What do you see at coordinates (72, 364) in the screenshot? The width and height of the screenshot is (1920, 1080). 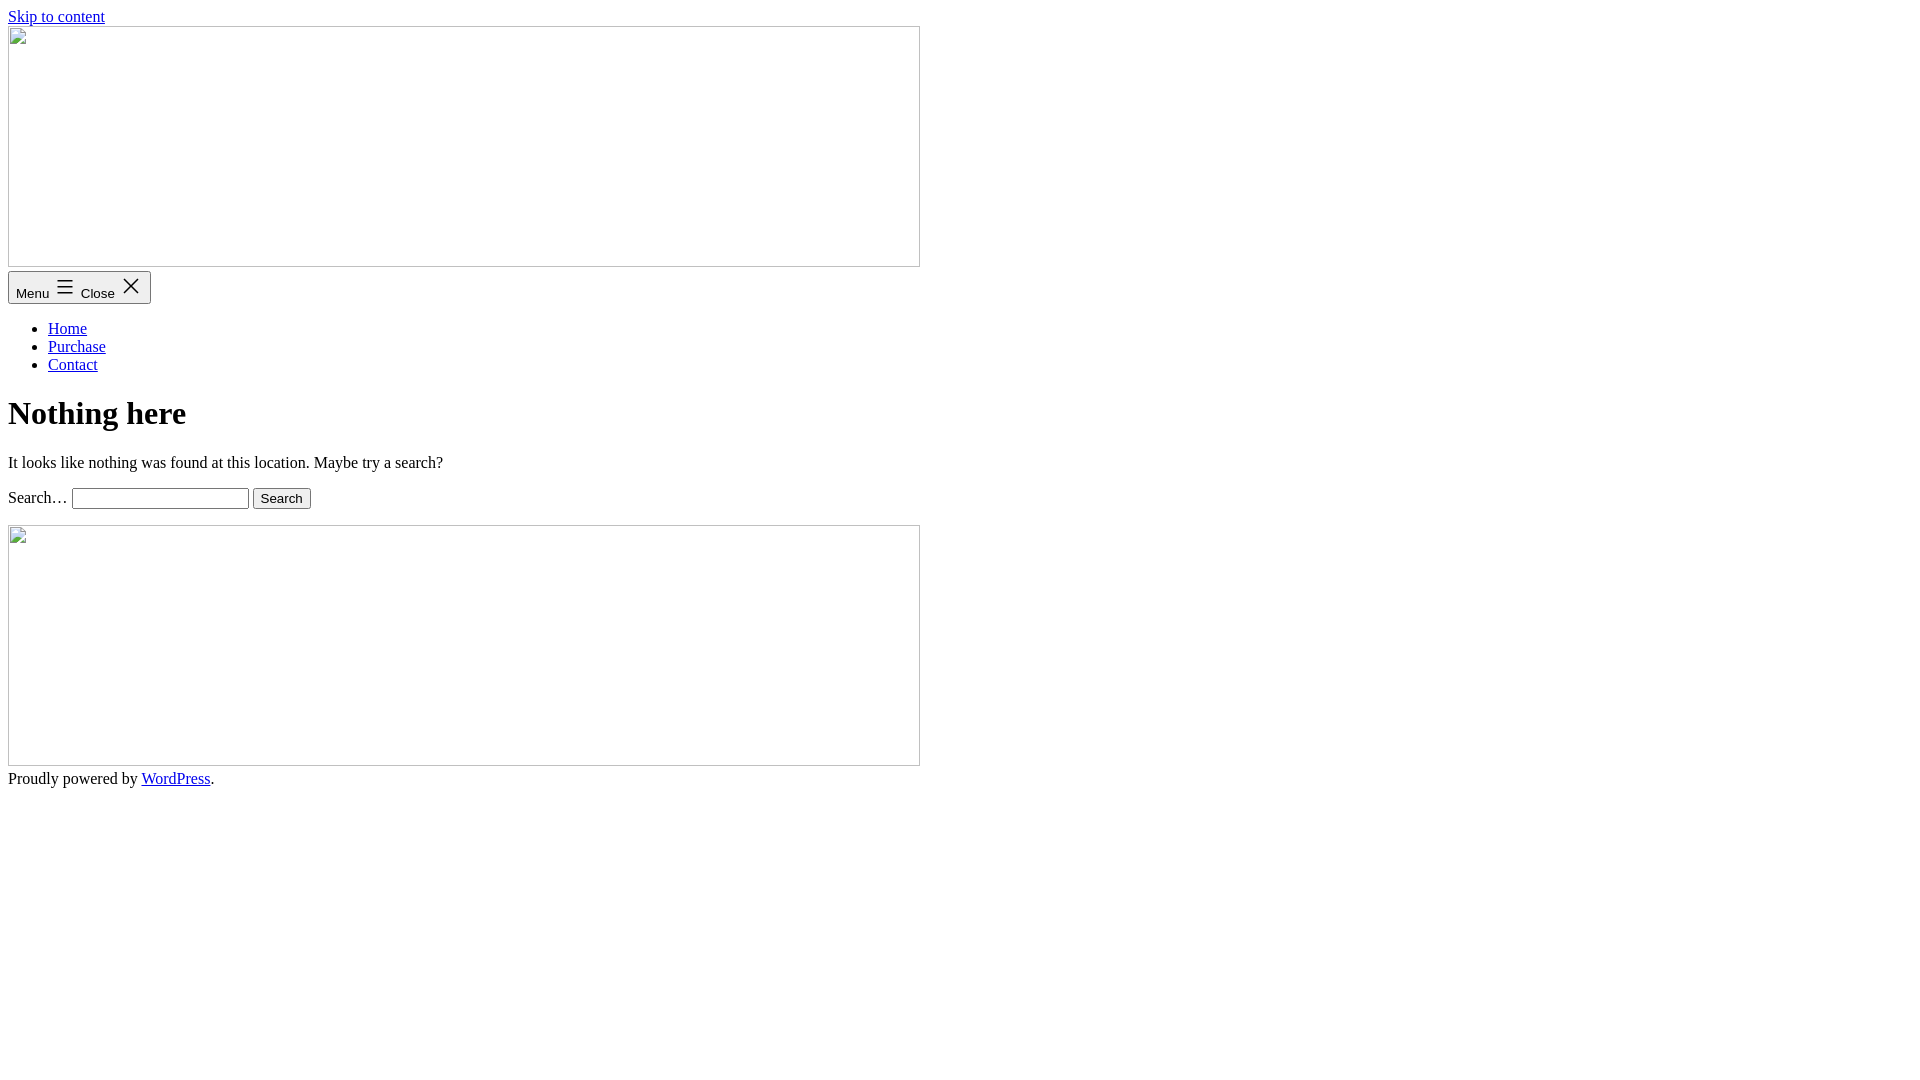 I see `'Contact'` at bounding box center [72, 364].